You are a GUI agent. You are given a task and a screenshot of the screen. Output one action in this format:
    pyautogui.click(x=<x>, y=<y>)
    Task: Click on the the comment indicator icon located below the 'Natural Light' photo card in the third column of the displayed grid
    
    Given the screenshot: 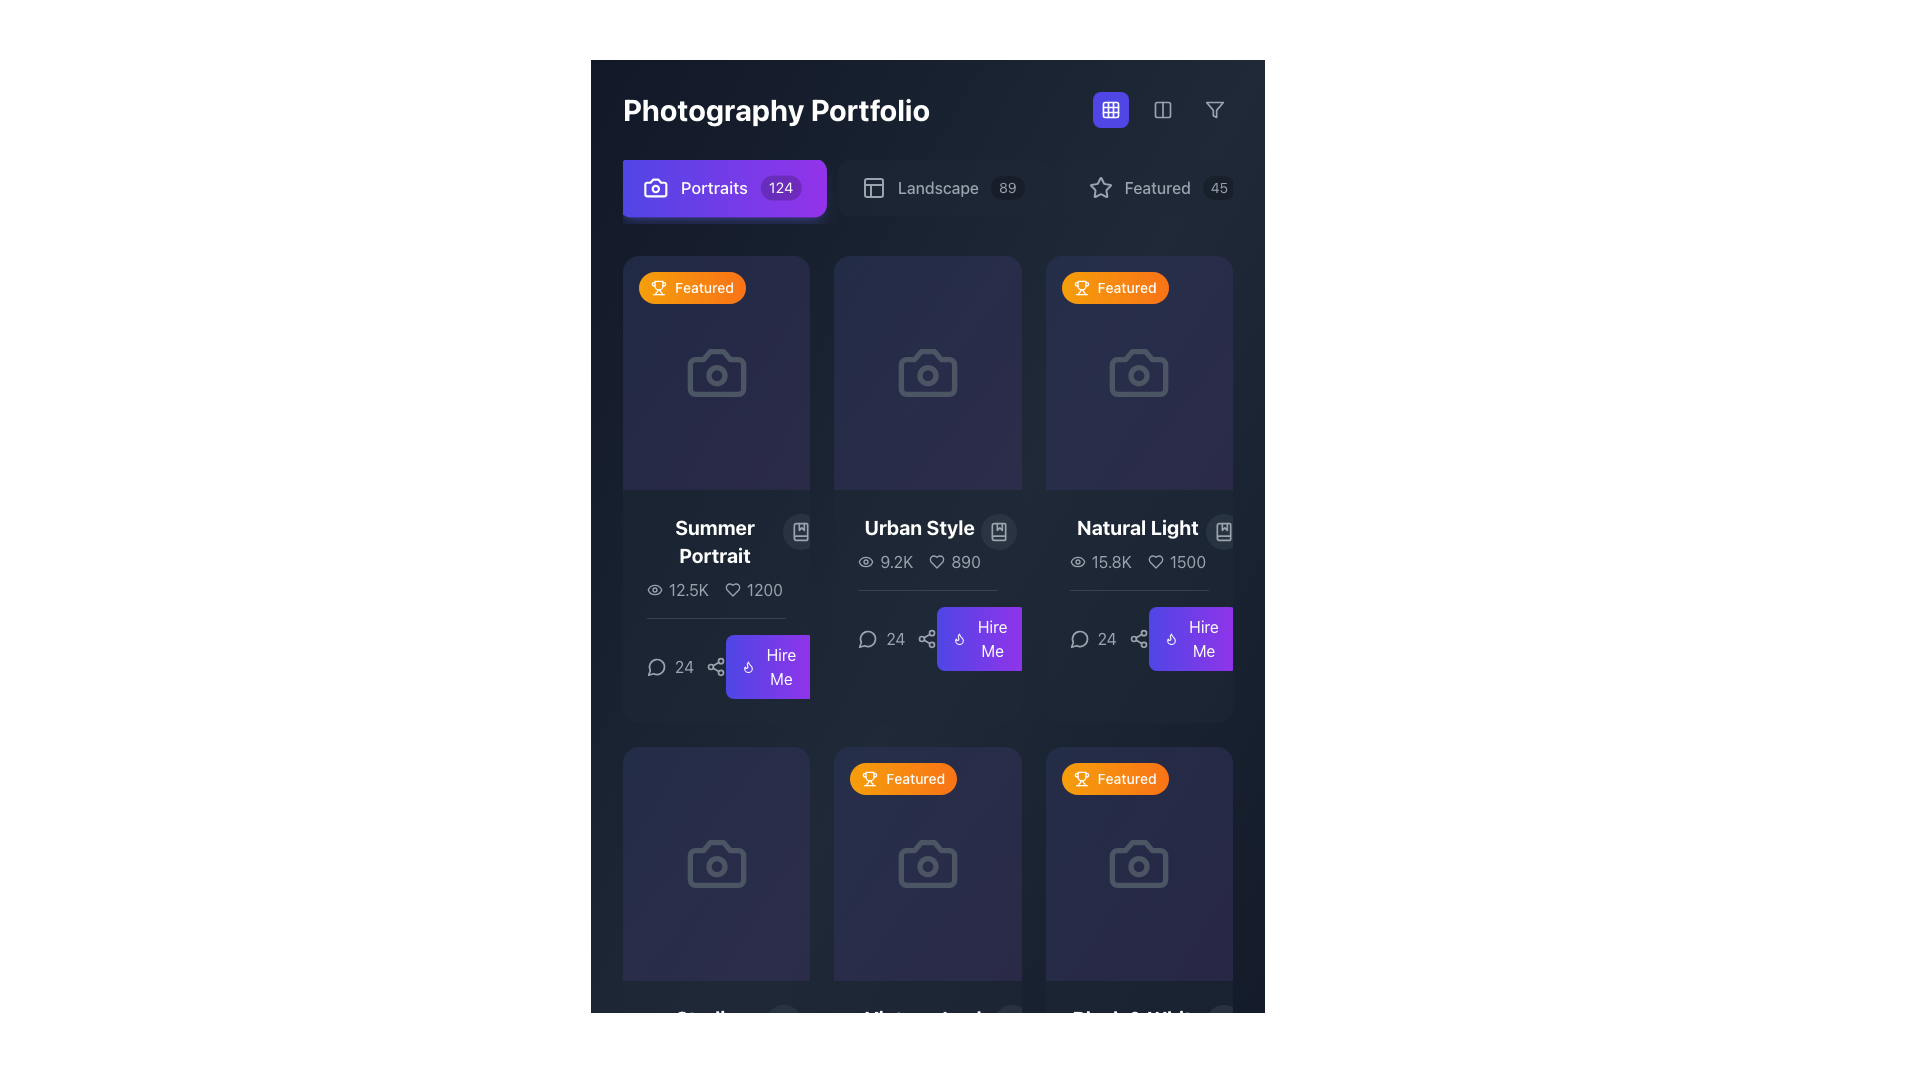 What is the action you would take?
    pyautogui.click(x=1078, y=639)
    